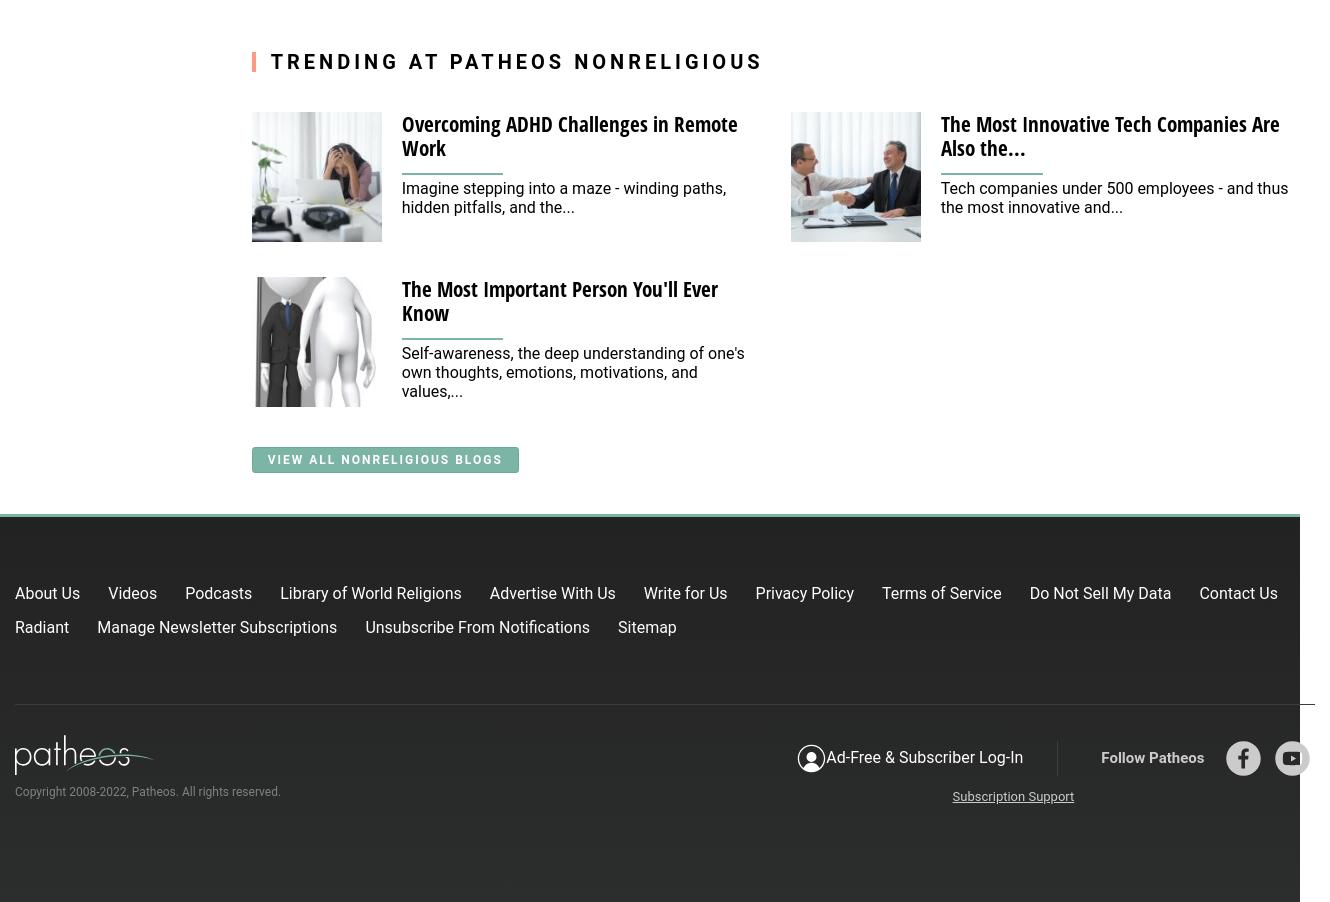 The width and height of the screenshot is (1330, 902). I want to click on 'Privacy Policy', so click(804, 592).